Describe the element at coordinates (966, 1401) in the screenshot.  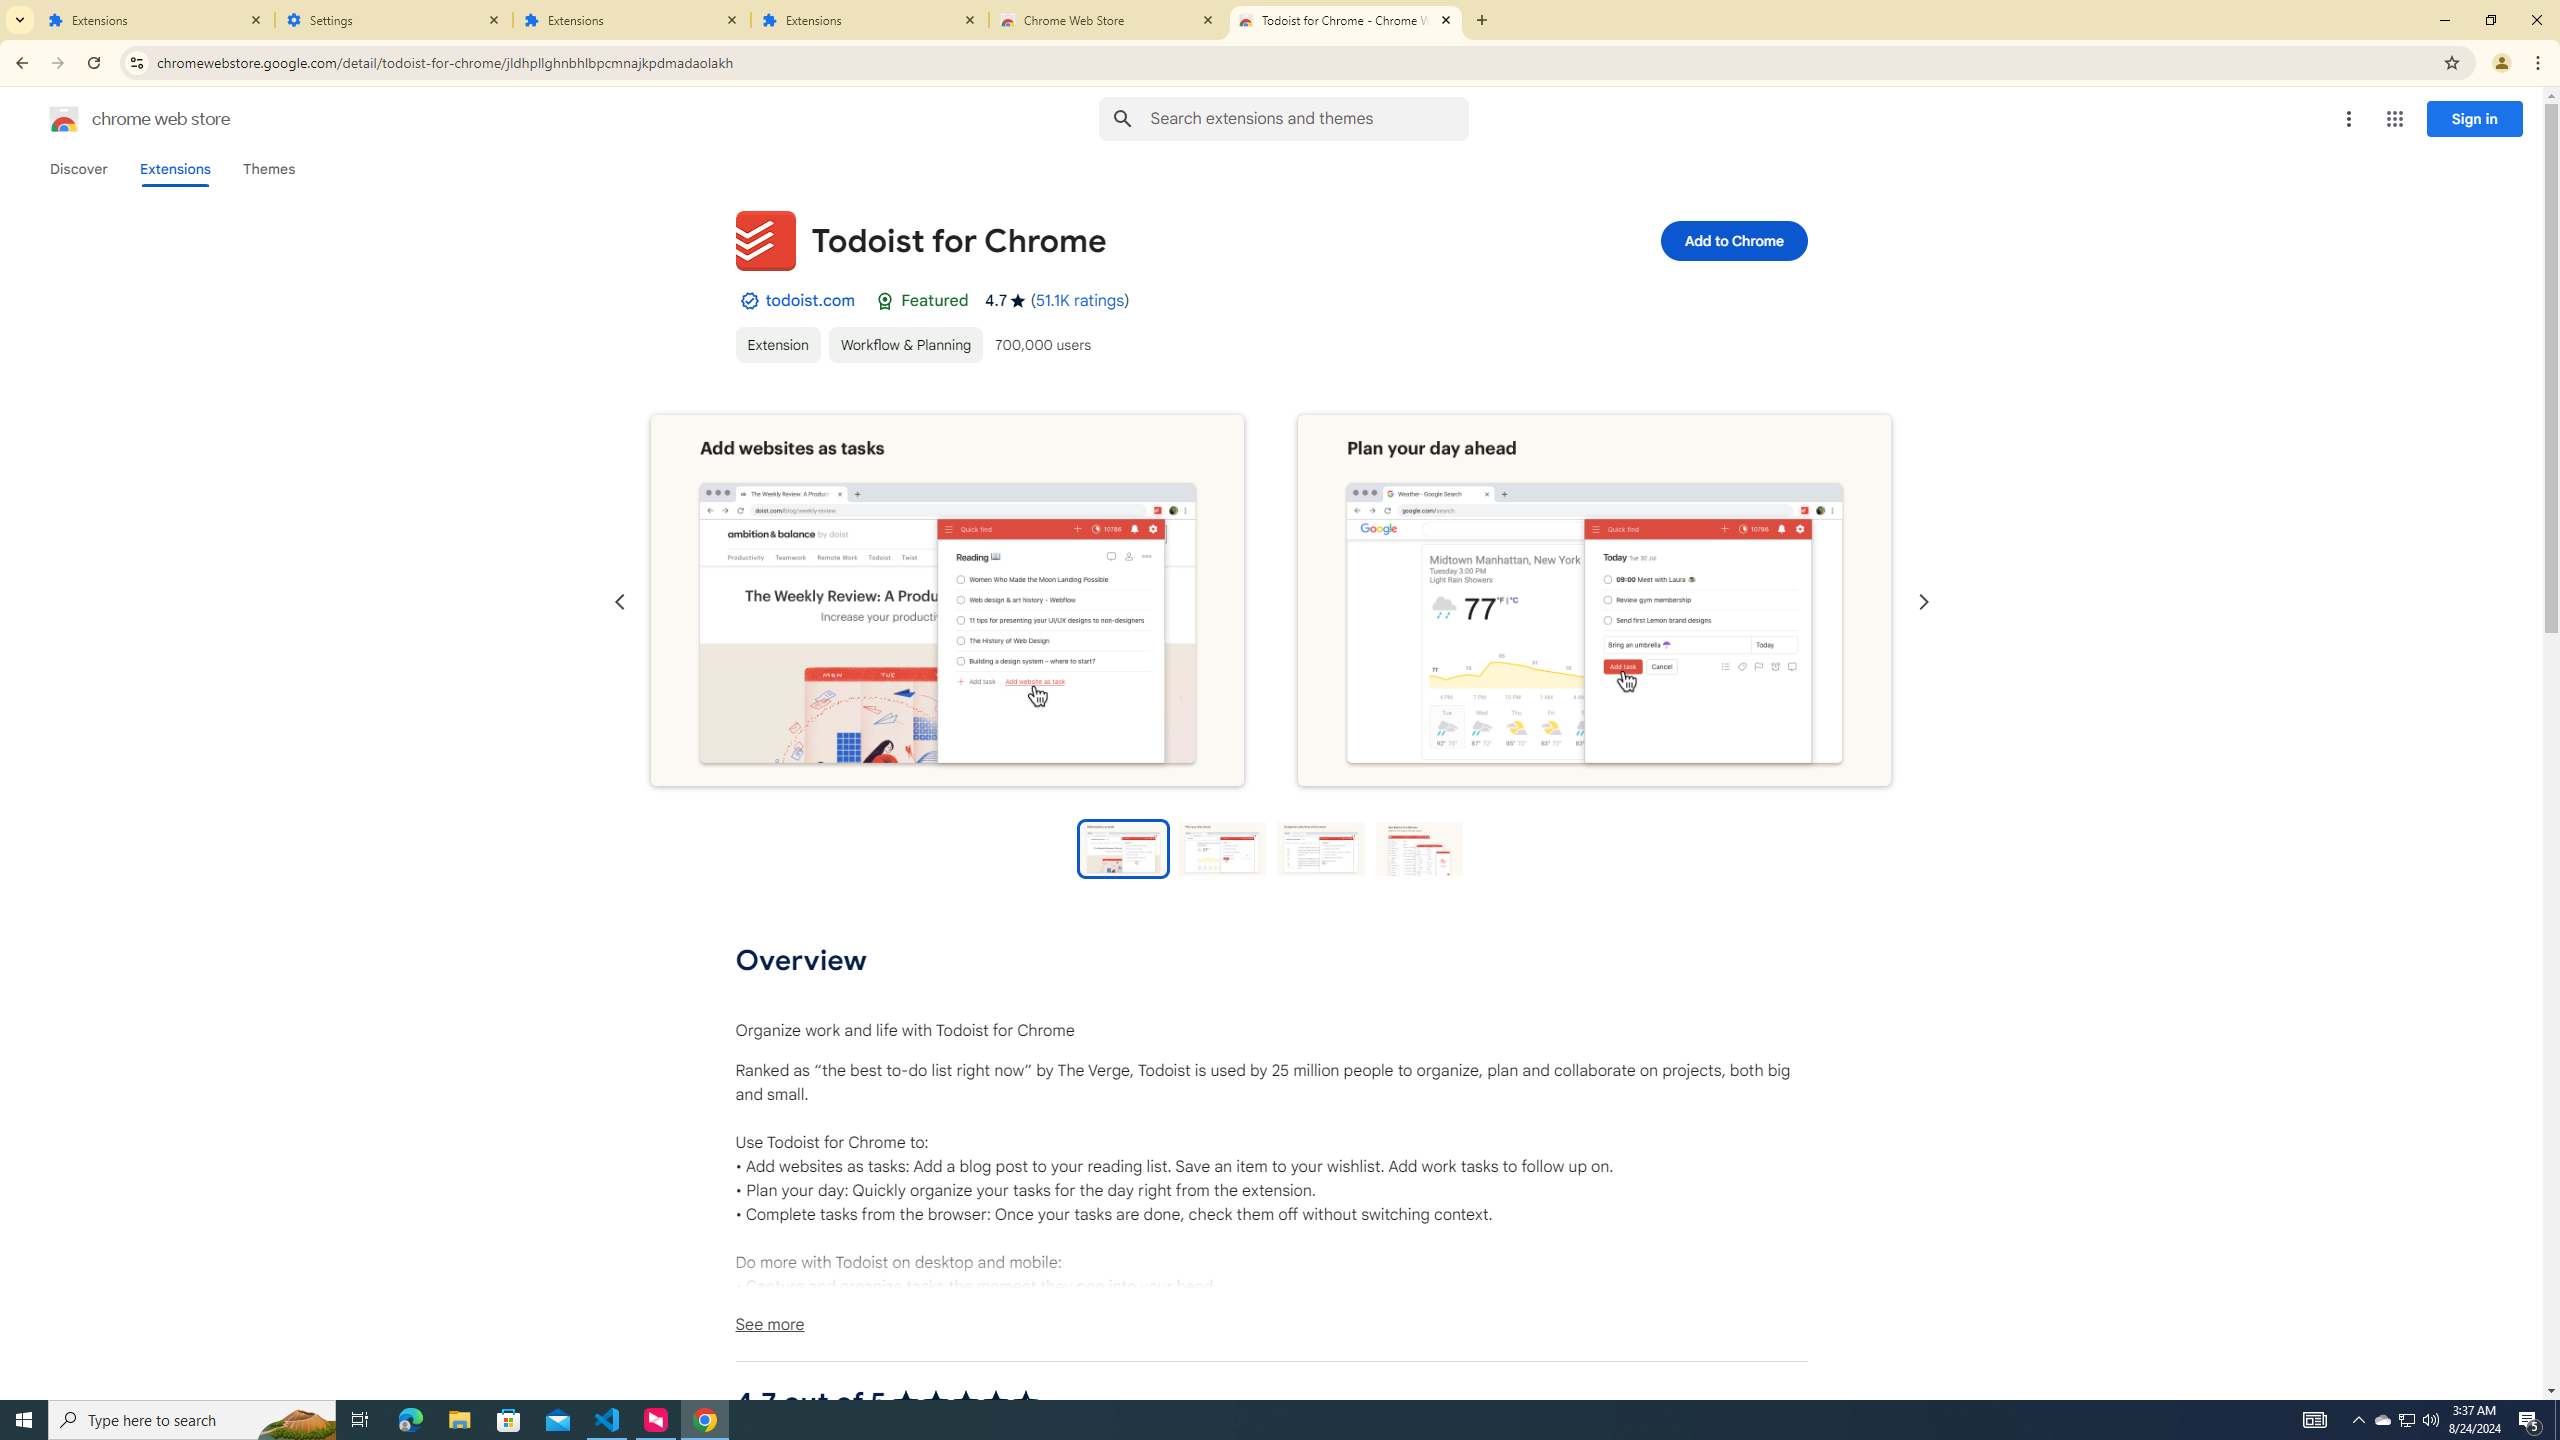
I see `'4.7 out of 5 stars'` at that location.